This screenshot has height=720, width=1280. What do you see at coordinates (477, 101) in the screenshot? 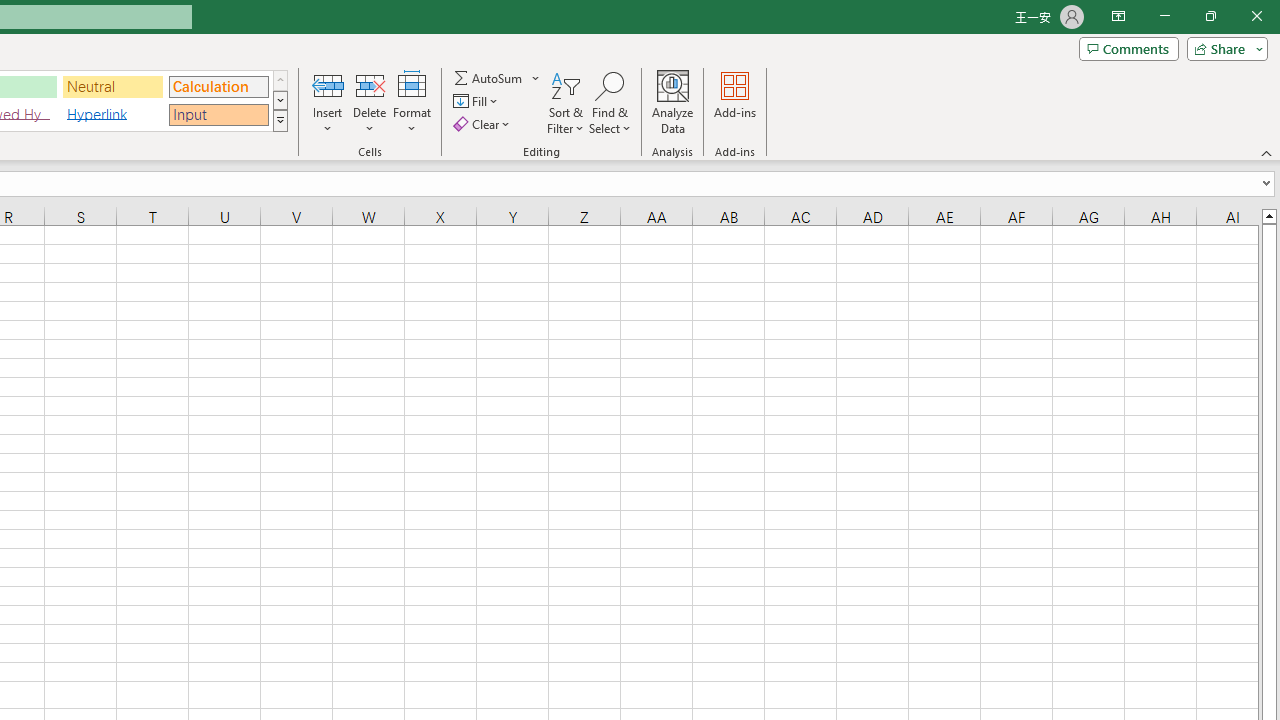
I see `'Fill'` at bounding box center [477, 101].